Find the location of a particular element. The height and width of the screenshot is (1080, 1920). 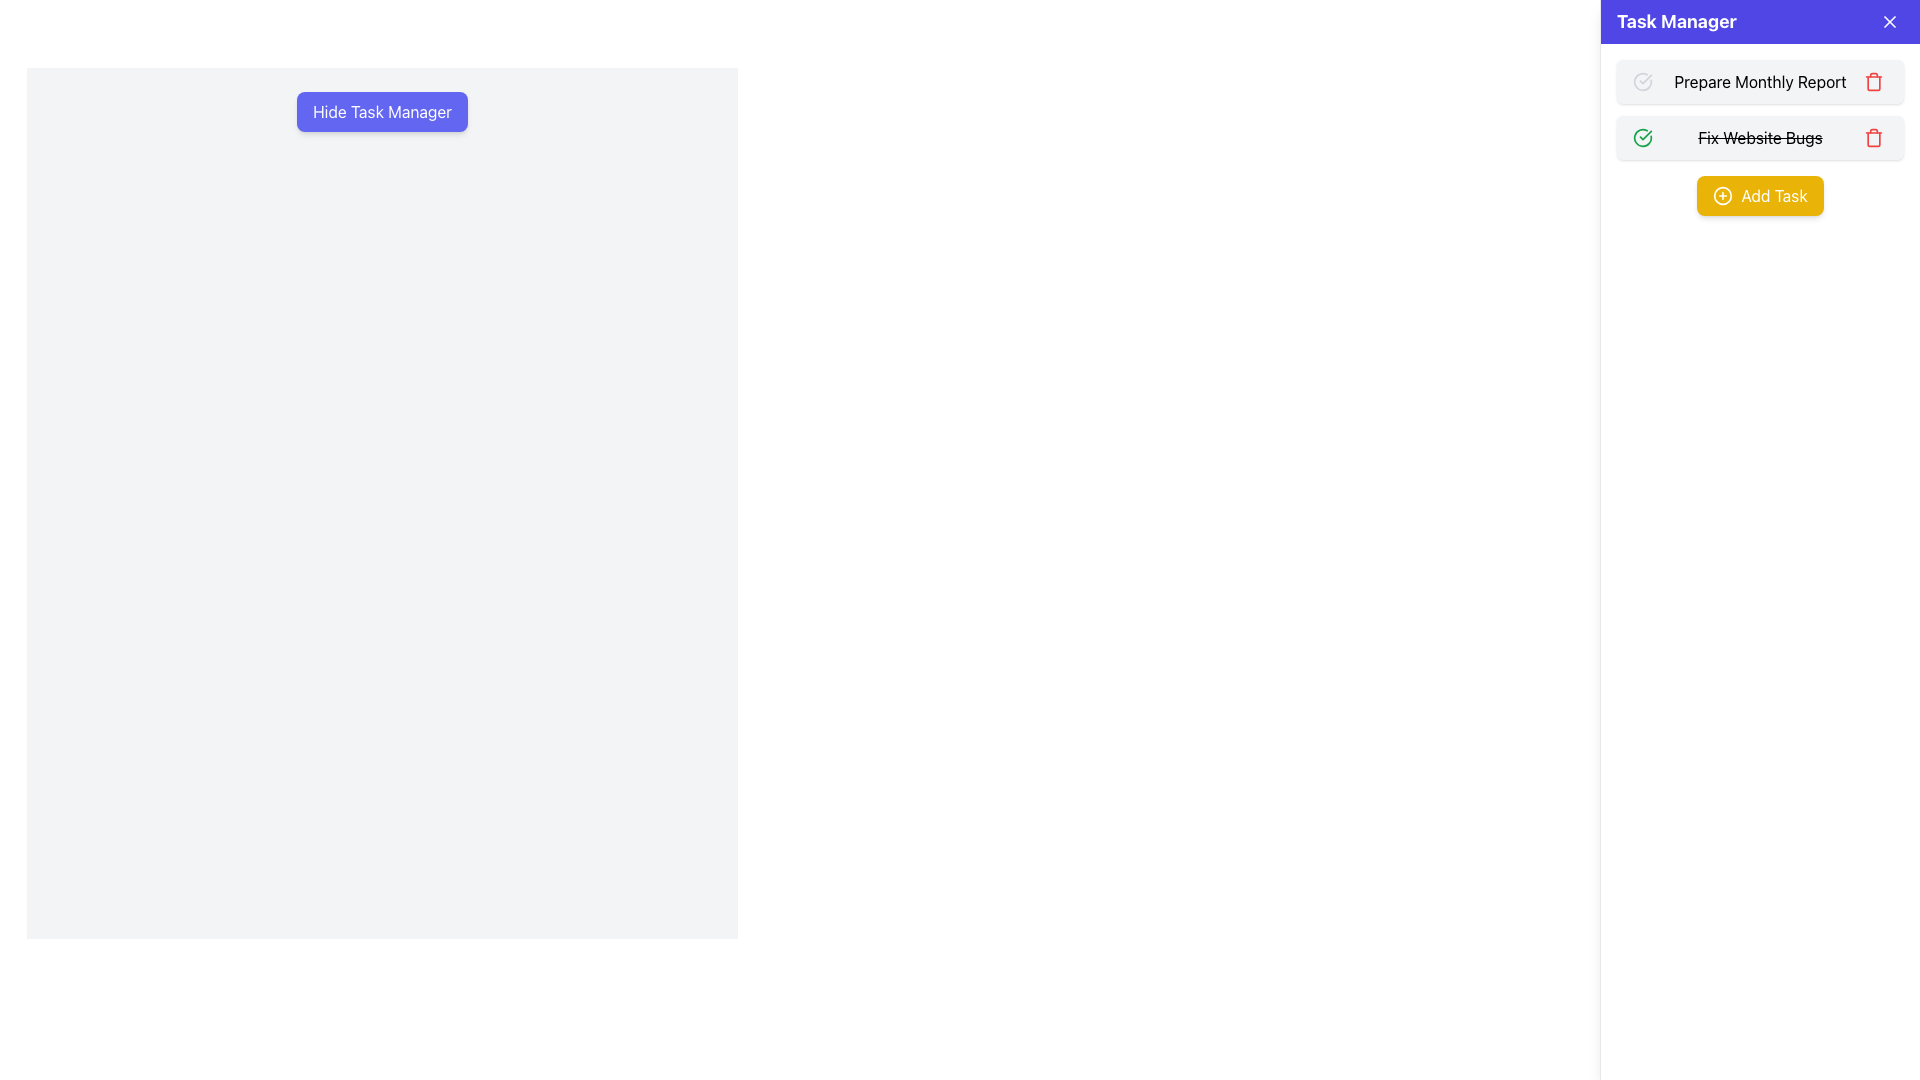

the first task item in the 'Task Manager' panel, which displays task details and allows interaction such as marking complete or deleting is located at coordinates (1760, 80).